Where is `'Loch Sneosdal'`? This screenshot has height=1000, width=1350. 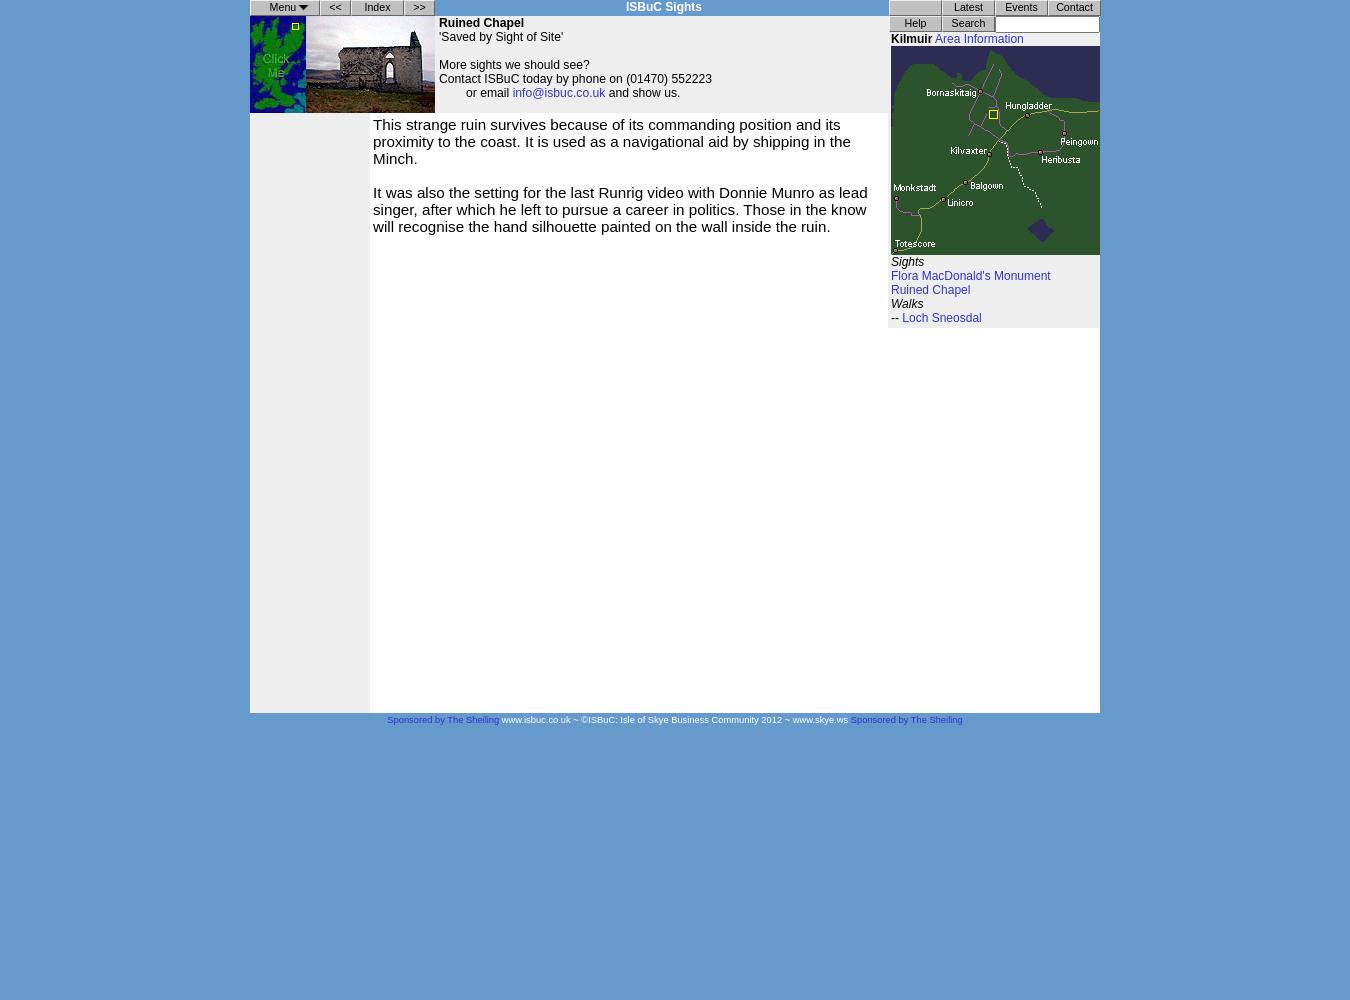
'Loch Sneosdal' is located at coordinates (900, 317).